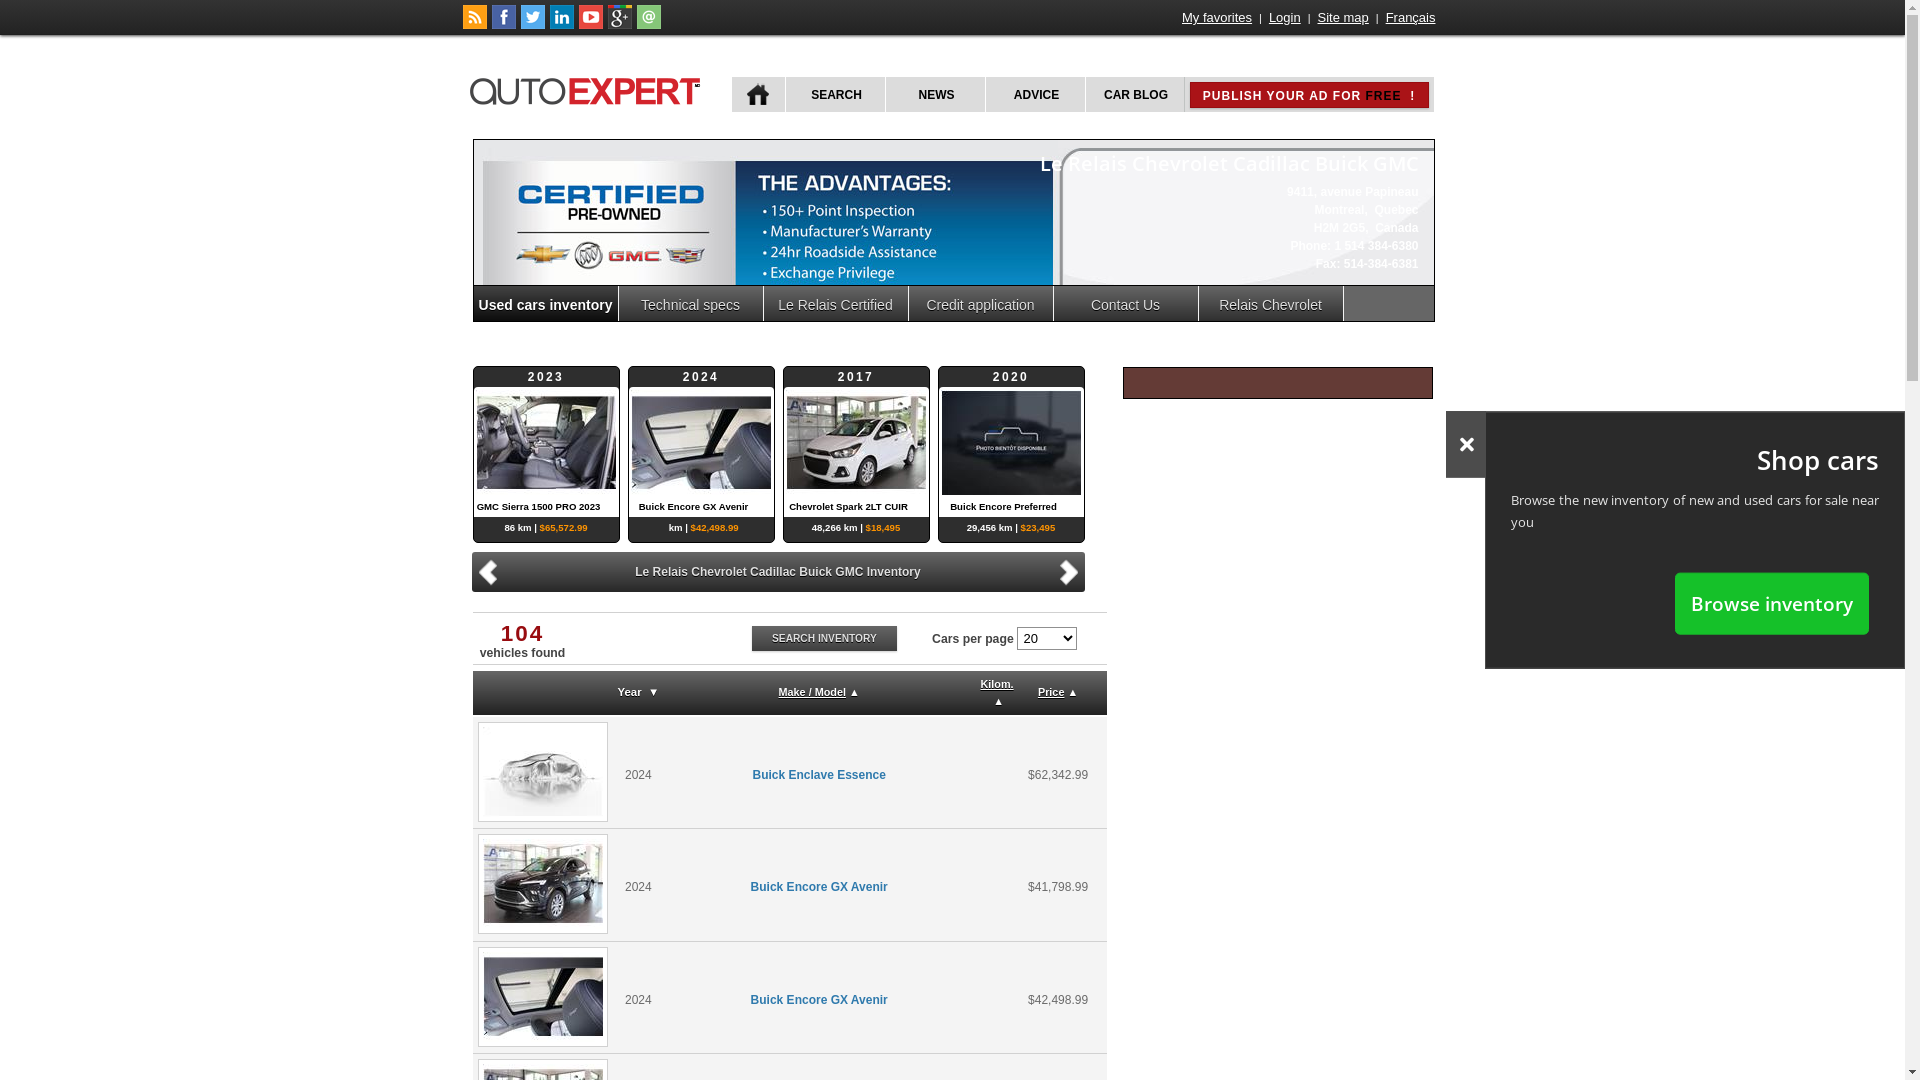 The image size is (1920, 1080). I want to click on 'Follow autoExpert.ca on Google Plus', so click(618, 24).